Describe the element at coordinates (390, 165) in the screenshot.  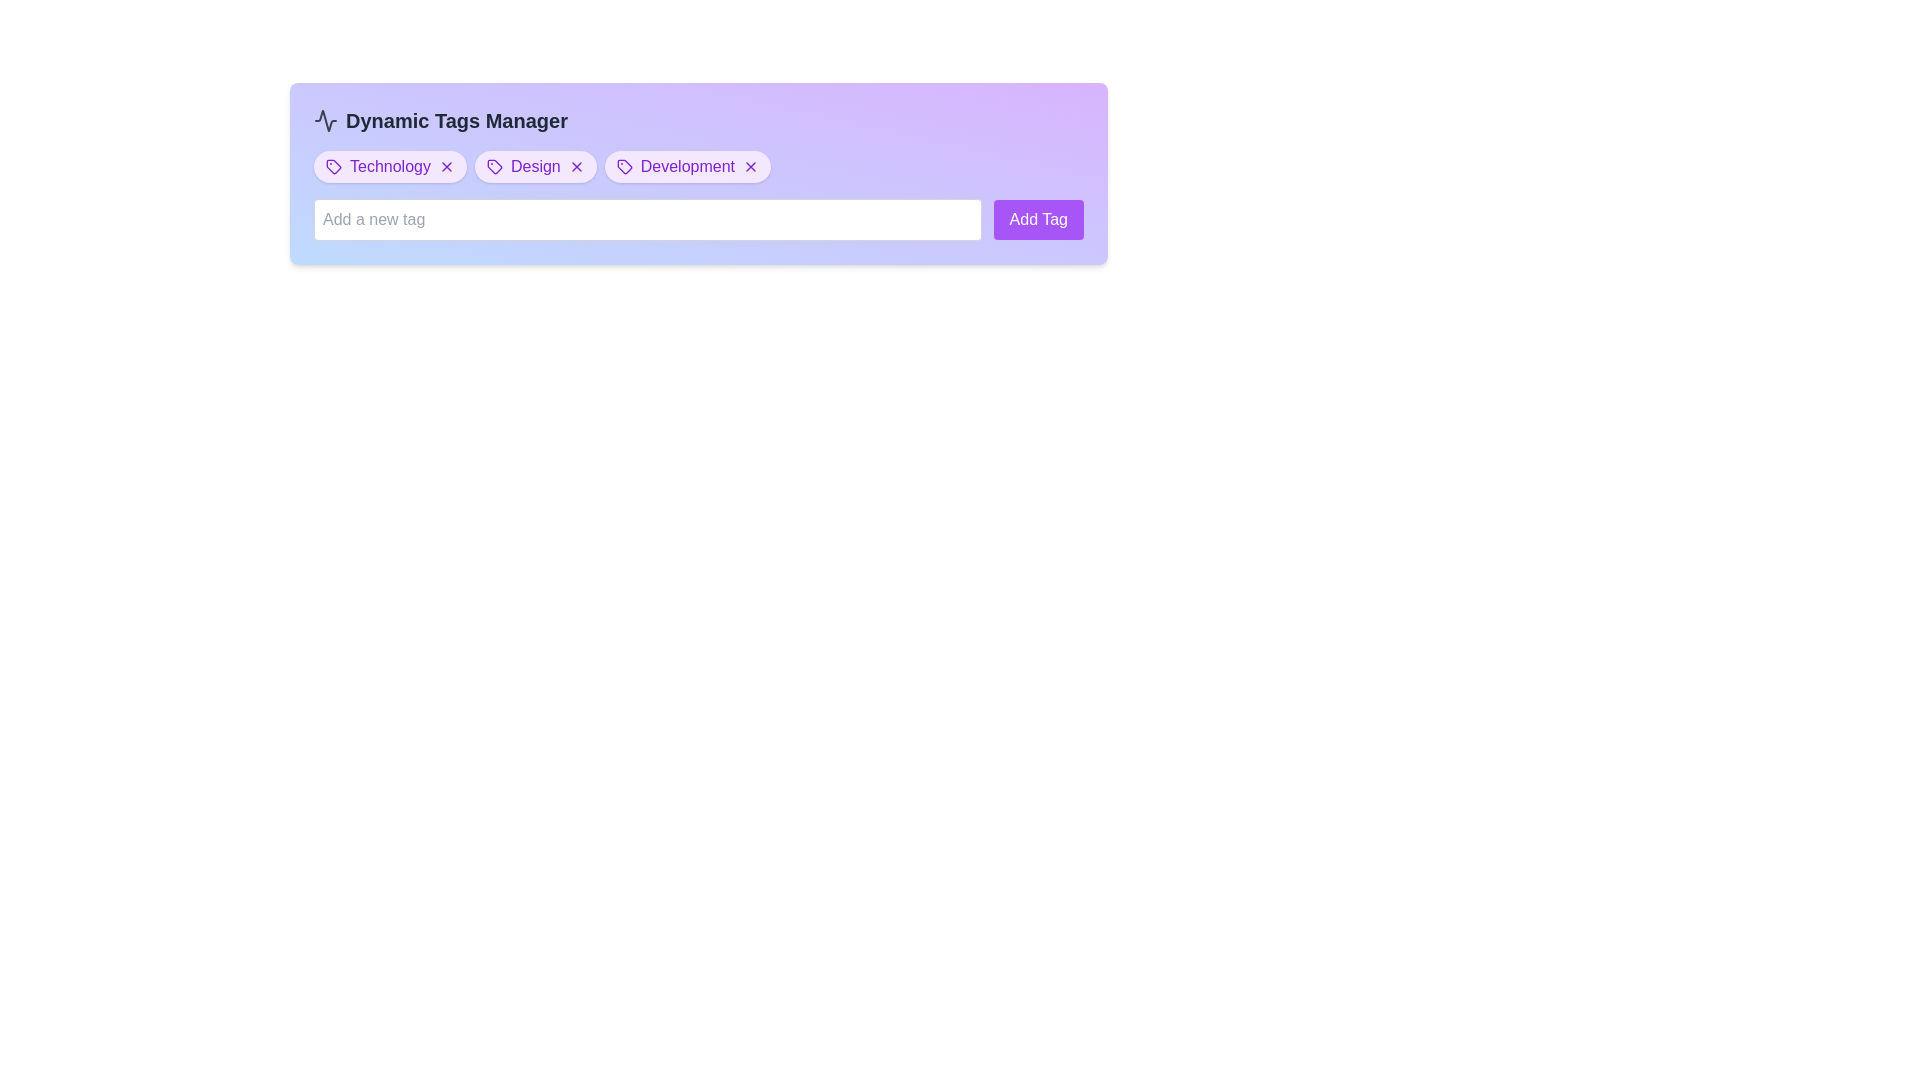
I see `on the 'Technology' label/tag` at that location.